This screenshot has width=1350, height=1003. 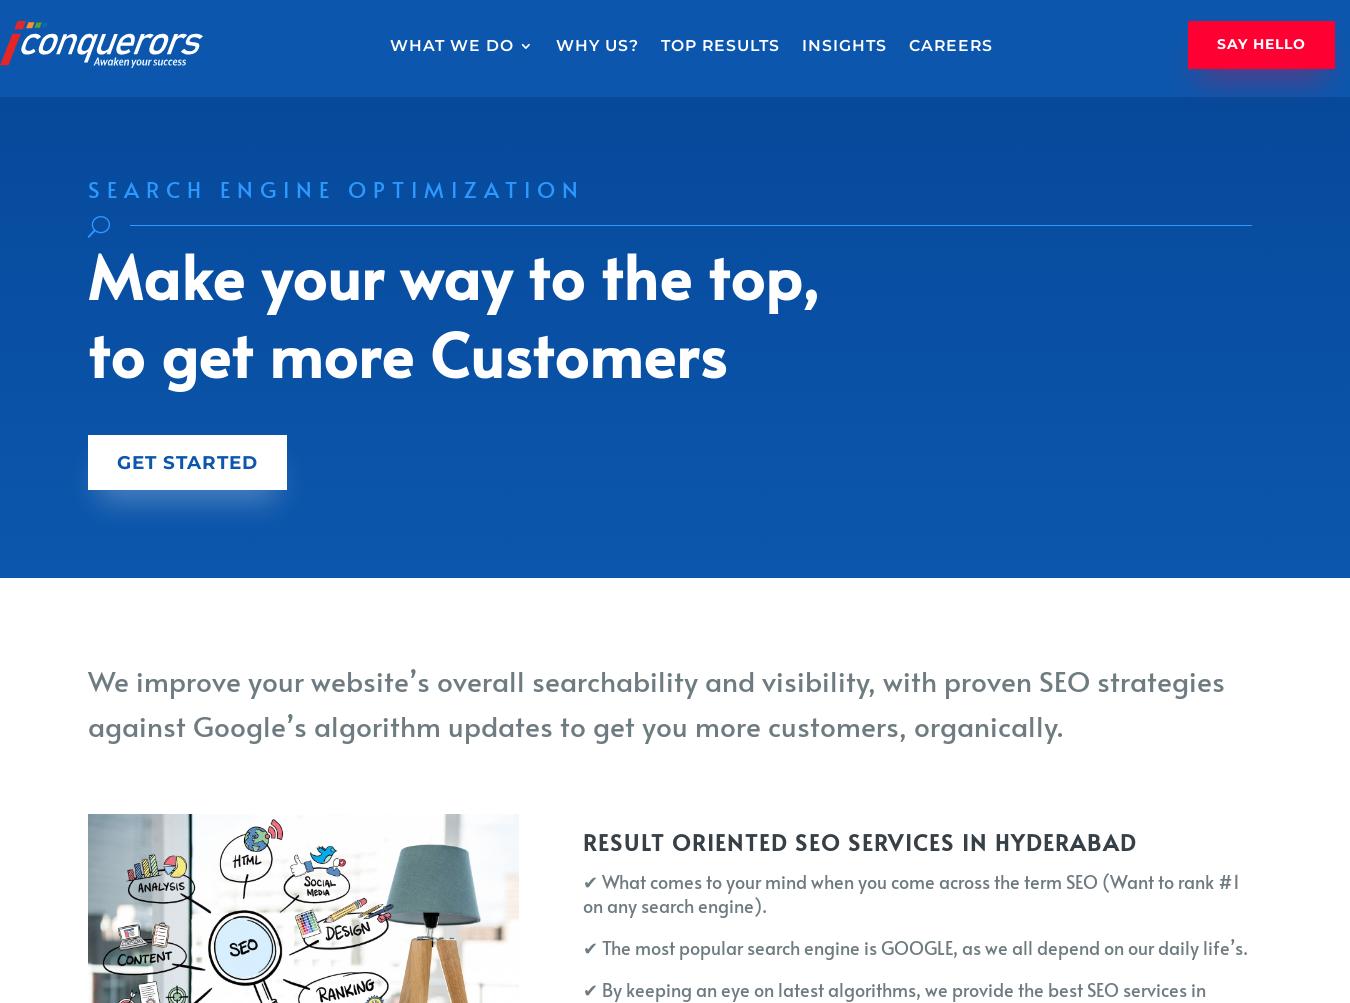 What do you see at coordinates (85, 186) in the screenshot?
I see `'Search Engine Optimization'` at bounding box center [85, 186].